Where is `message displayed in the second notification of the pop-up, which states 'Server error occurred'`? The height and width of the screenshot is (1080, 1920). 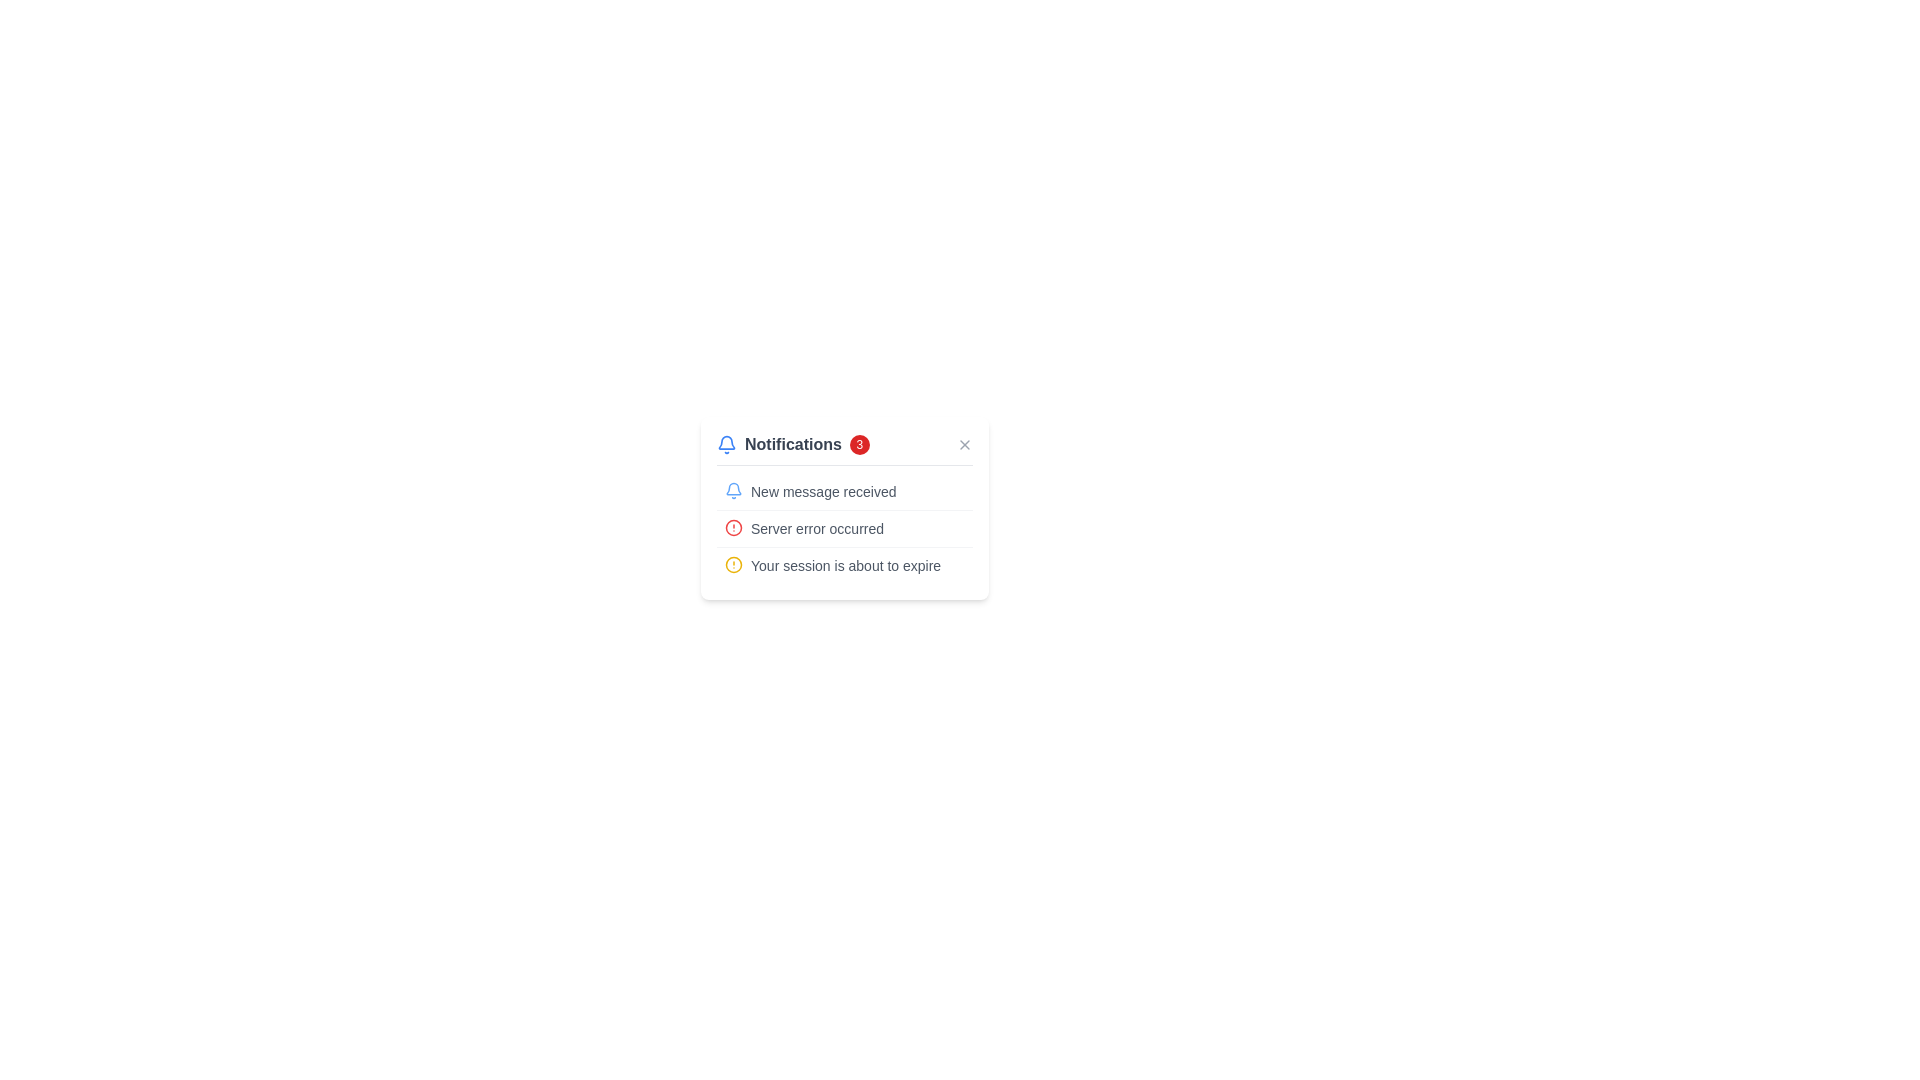
message displayed in the second notification of the pop-up, which states 'Server error occurred' is located at coordinates (817, 527).